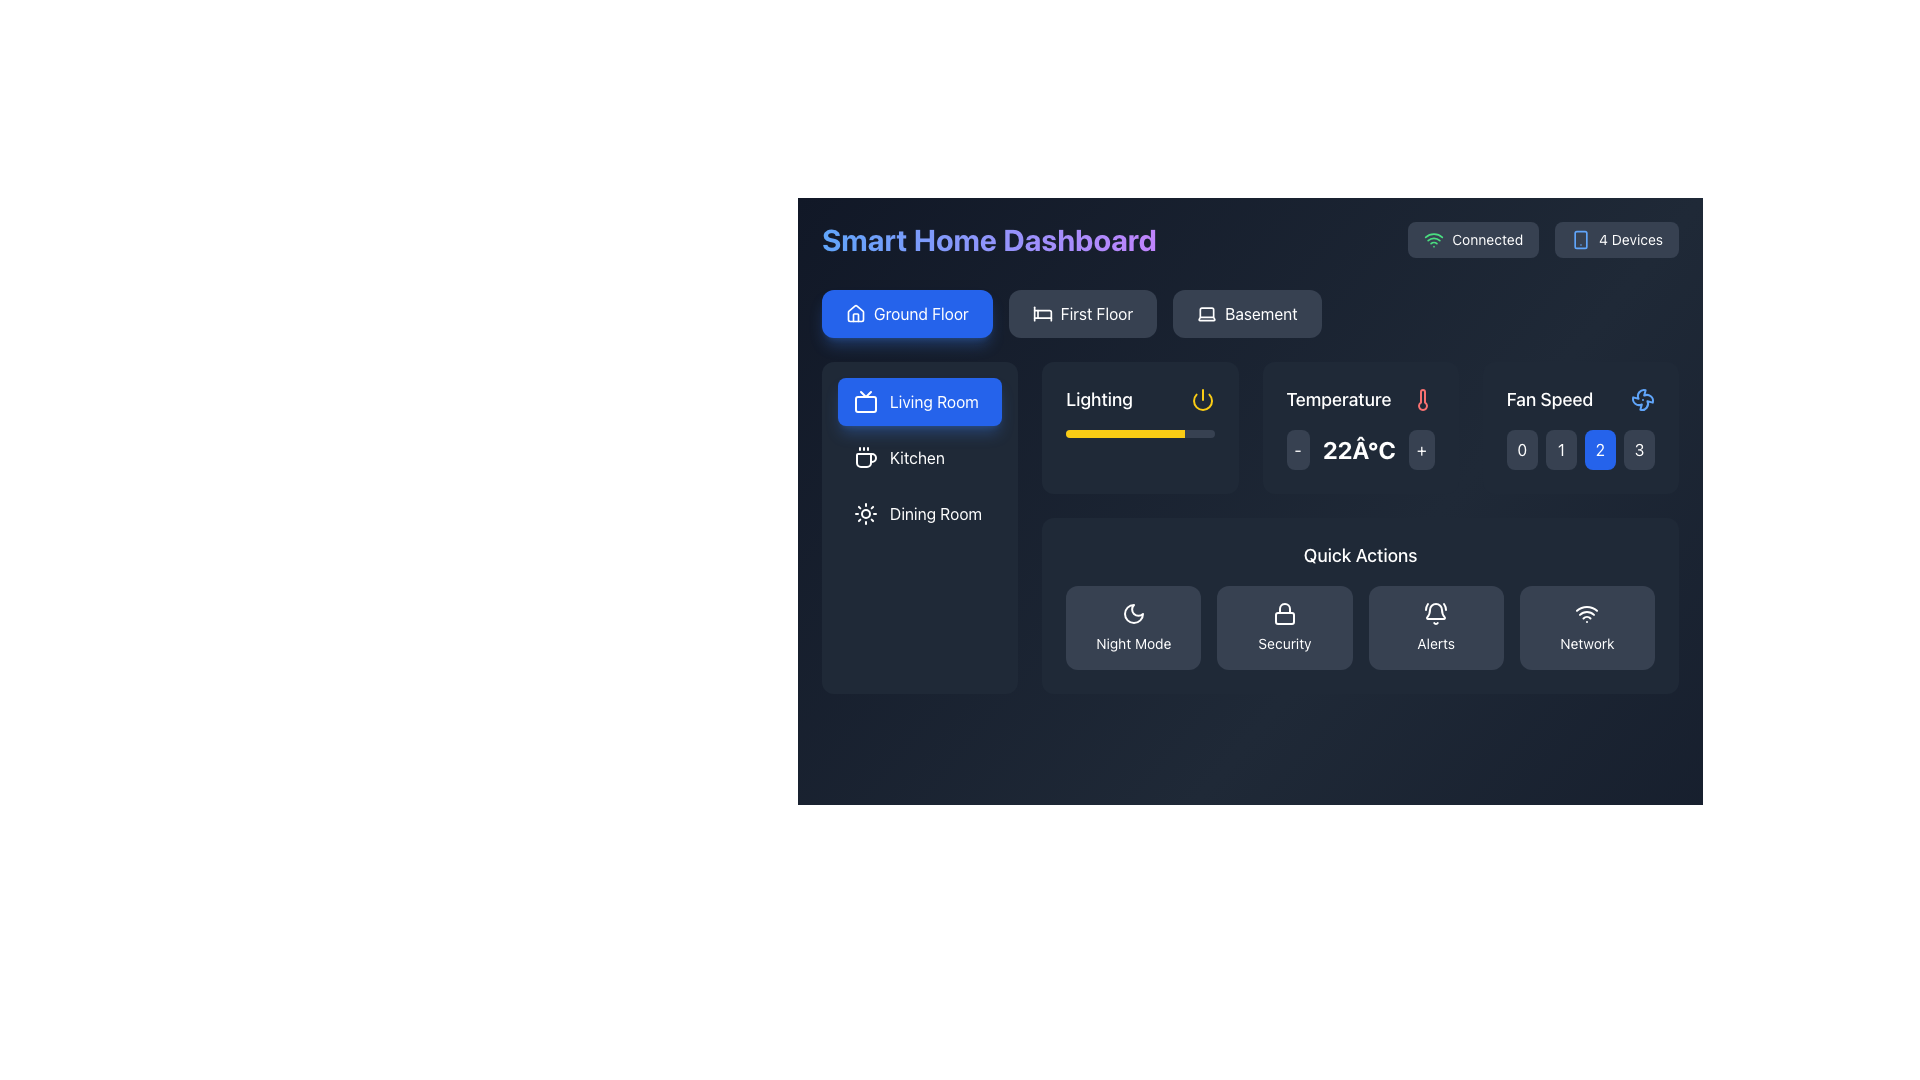  I want to click on the 'Ground Floor' navigation button located in the top left portion of the interface, so click(906, 313).